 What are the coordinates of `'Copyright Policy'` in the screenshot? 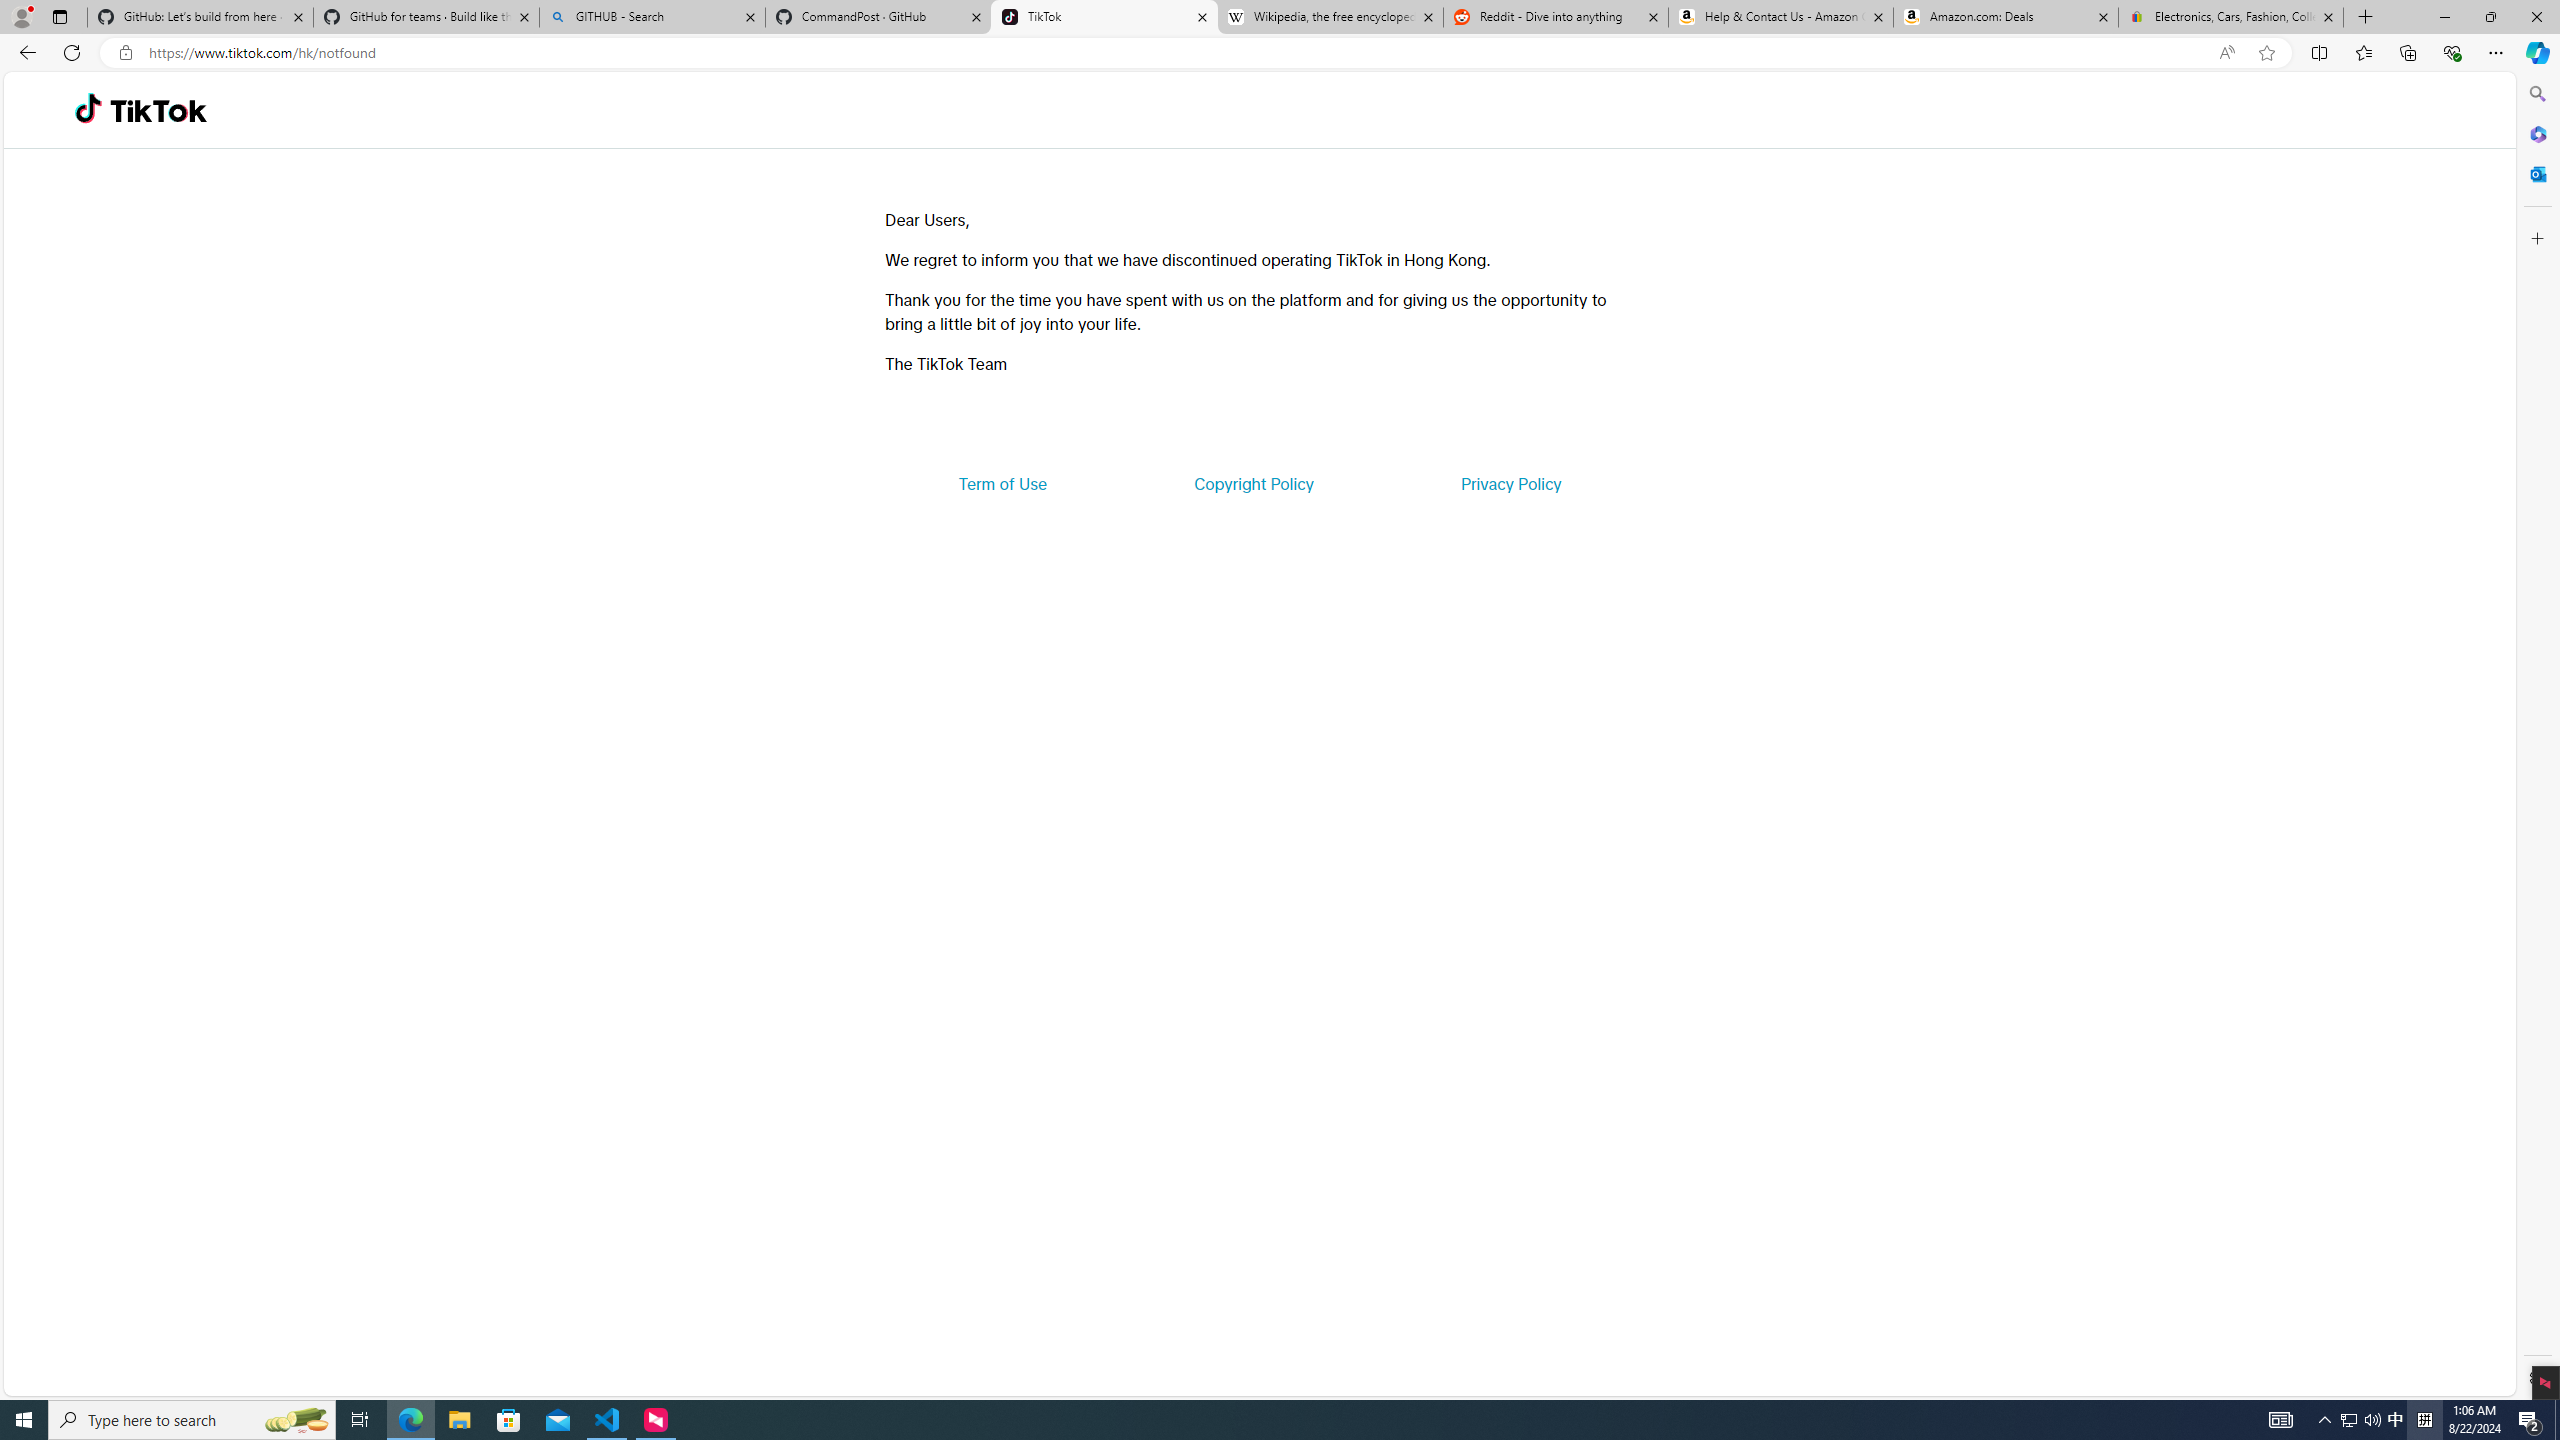 It's located at (1252, 482).